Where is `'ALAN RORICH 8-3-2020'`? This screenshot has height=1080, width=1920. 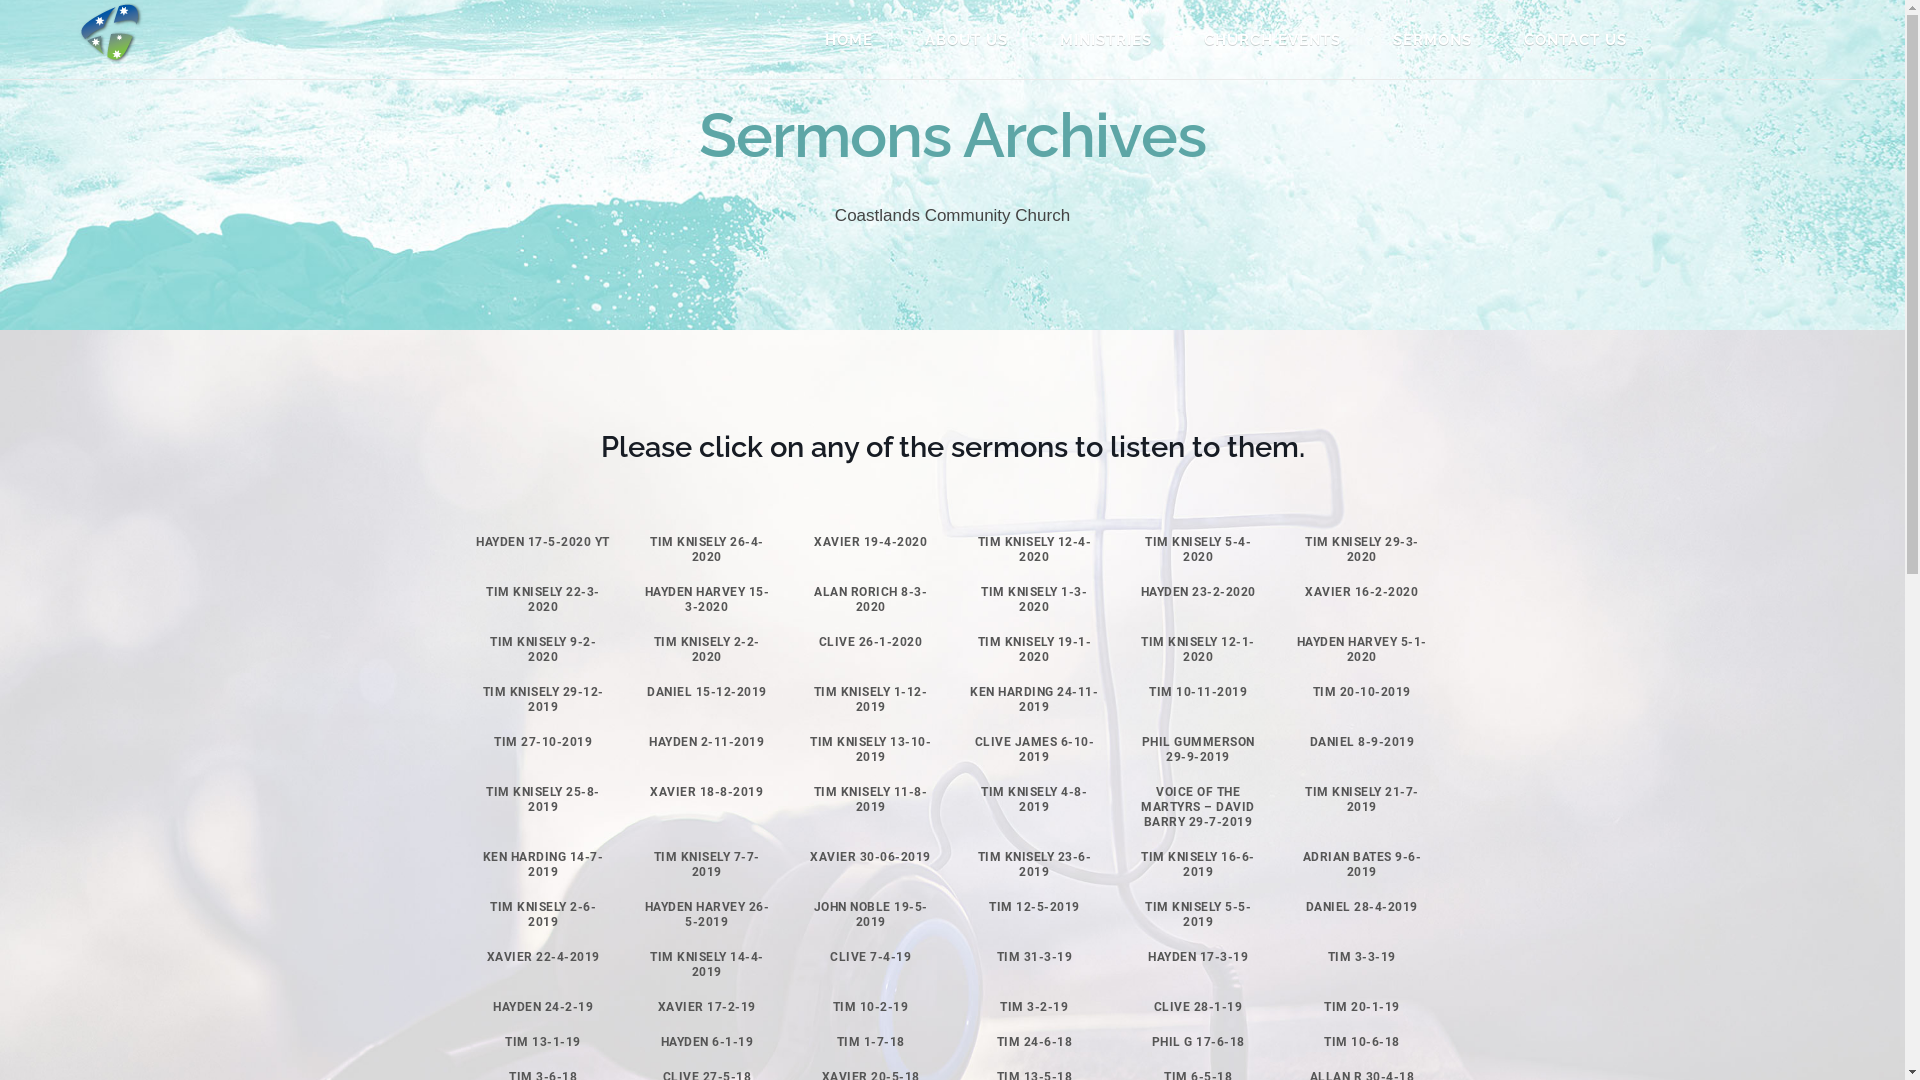
'ALAN RORICH 8-3-2020' is located at coordinates (870, 598).